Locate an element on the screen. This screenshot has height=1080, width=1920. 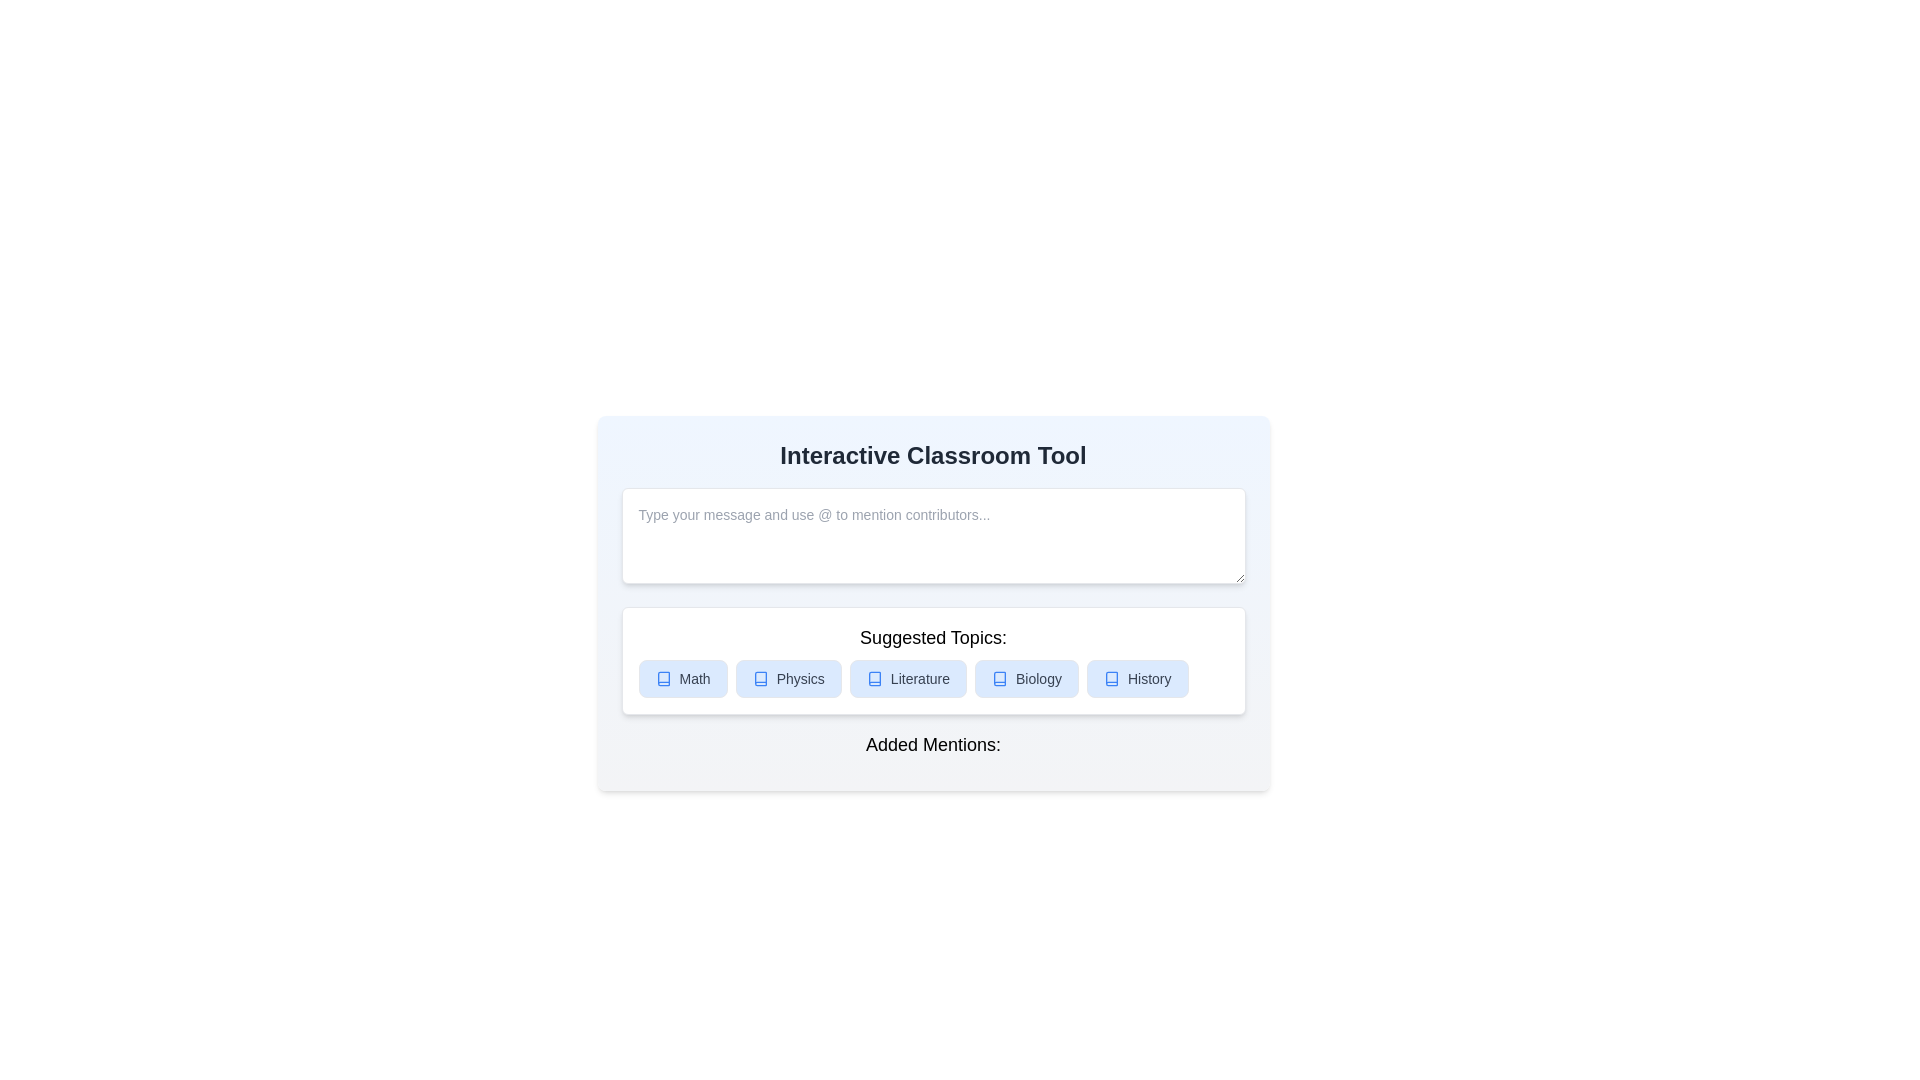
the 'Literature' icon located to the left of the 'Literature' button in the 'Suggested Topics' section is located at coordinates (874, 677).